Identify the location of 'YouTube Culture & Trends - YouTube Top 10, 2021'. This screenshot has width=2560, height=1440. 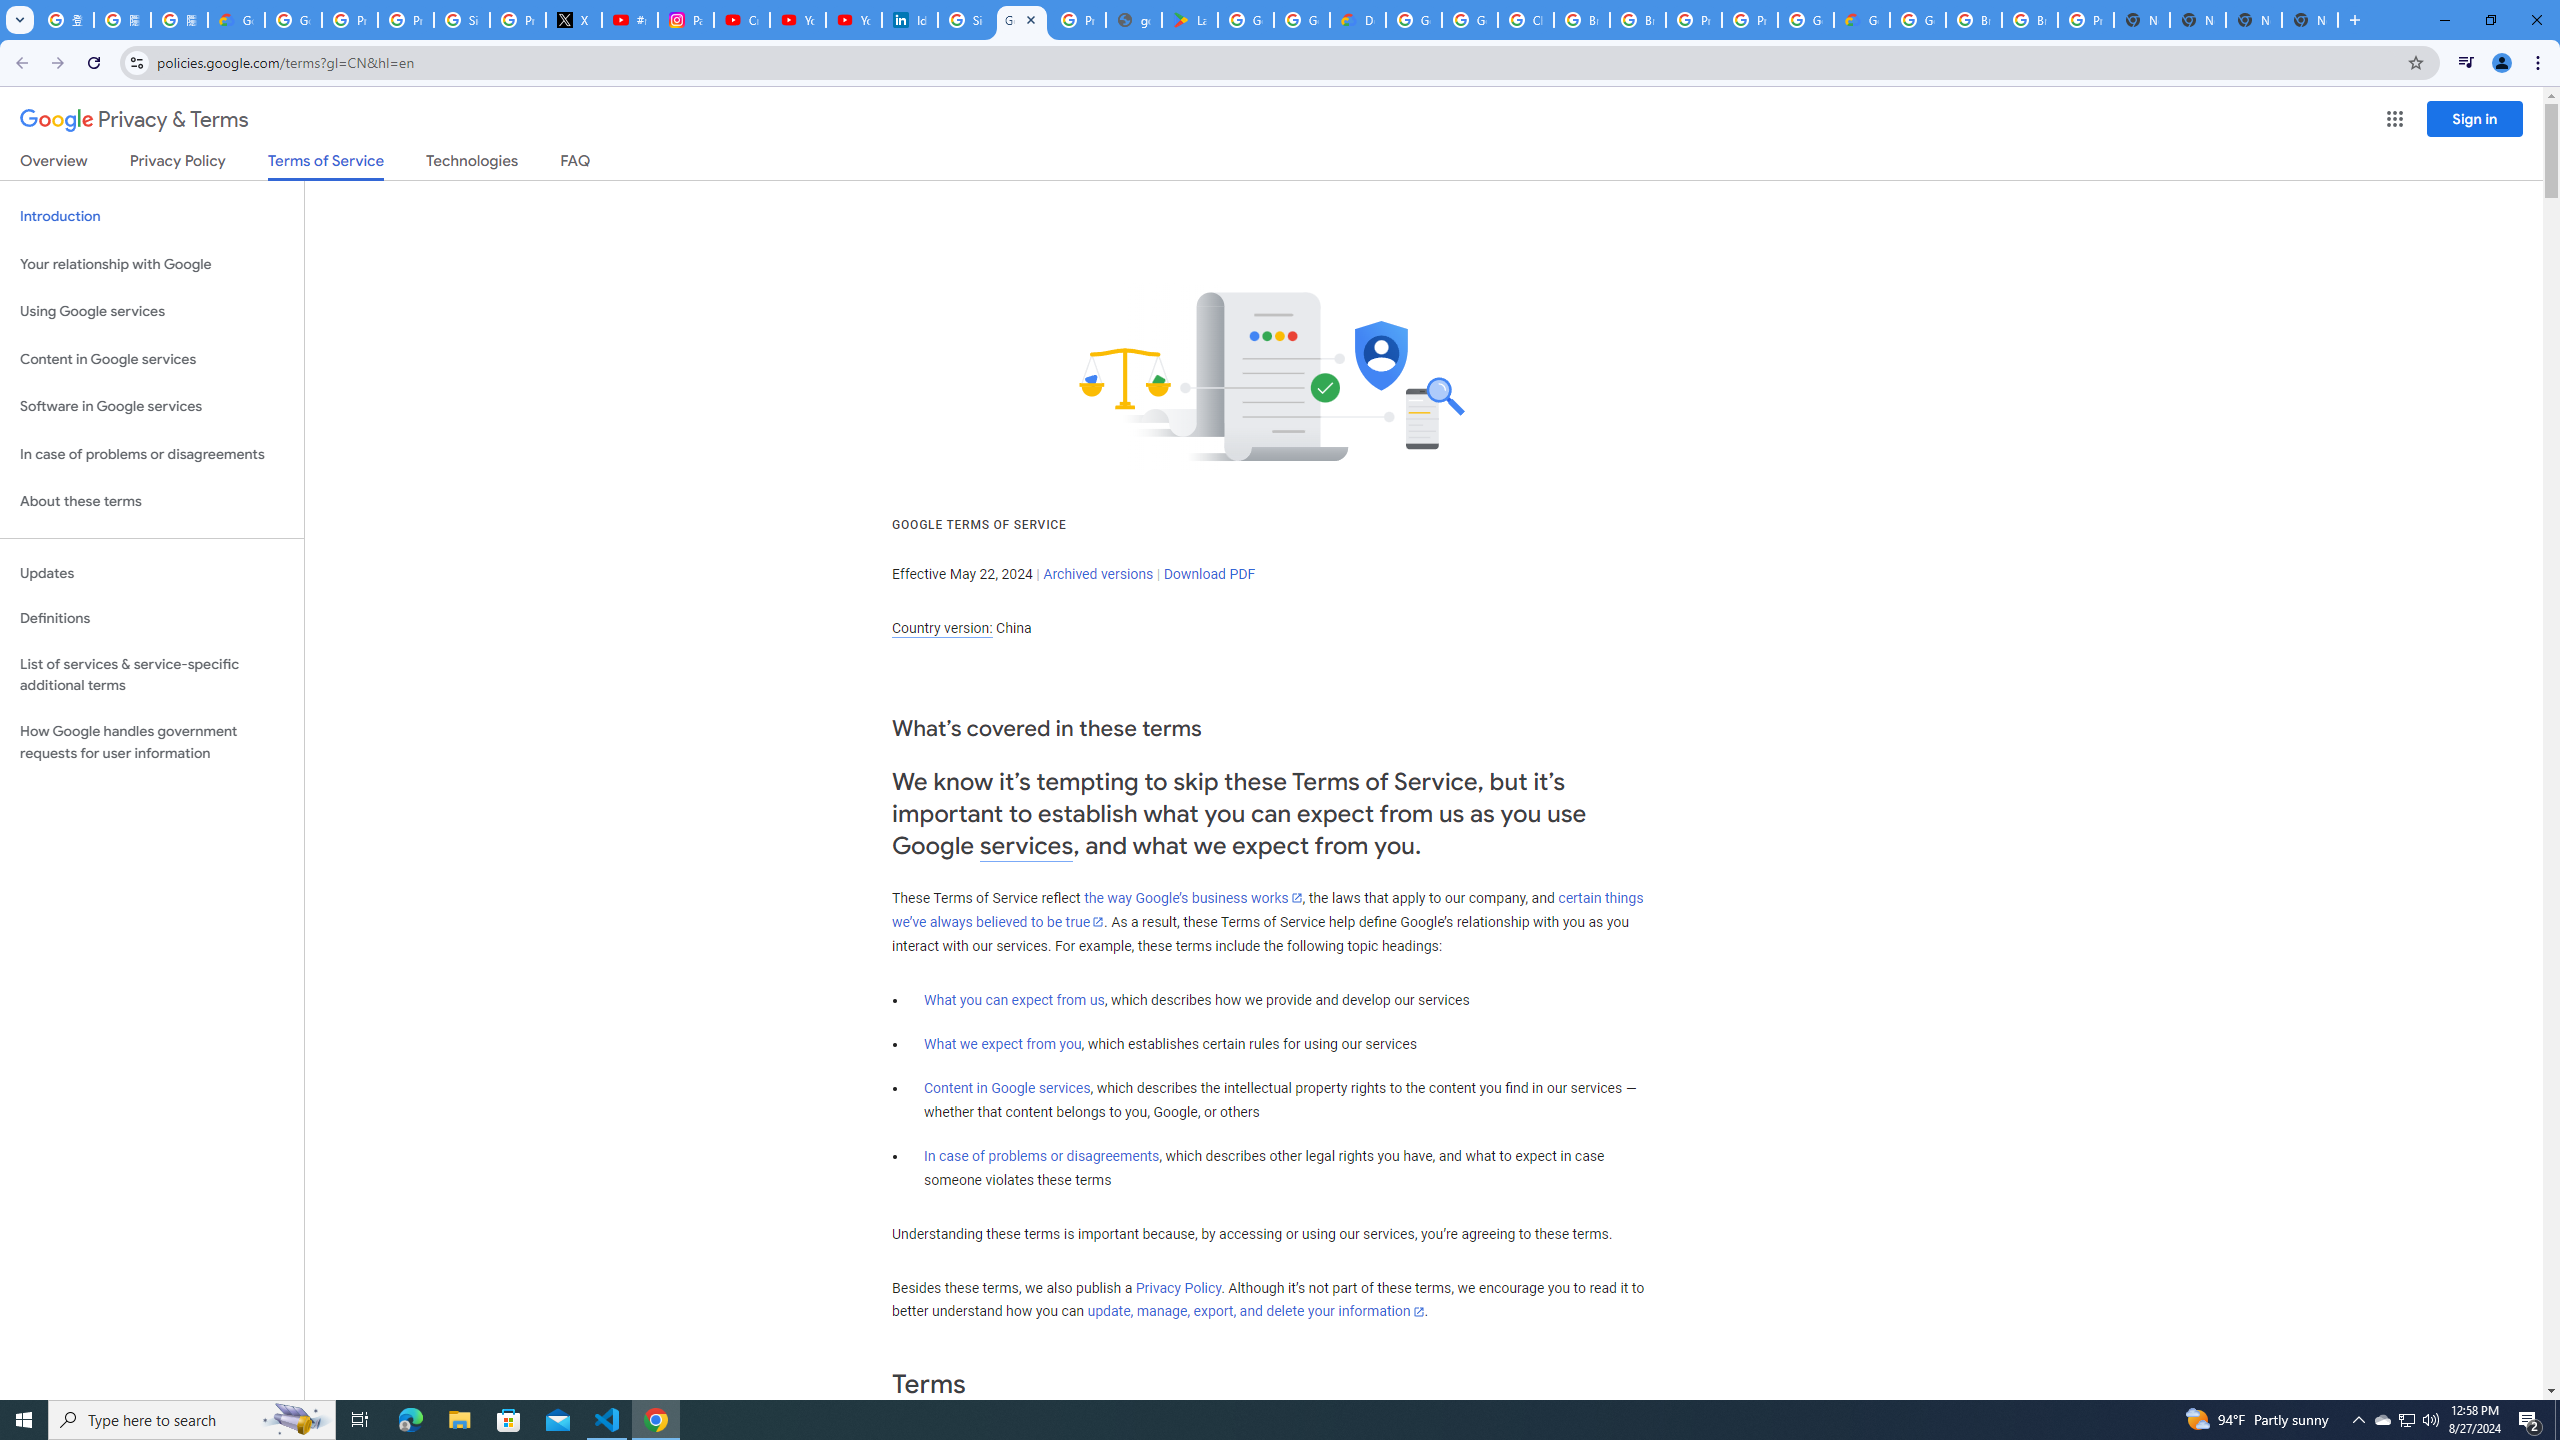
(852, 19).